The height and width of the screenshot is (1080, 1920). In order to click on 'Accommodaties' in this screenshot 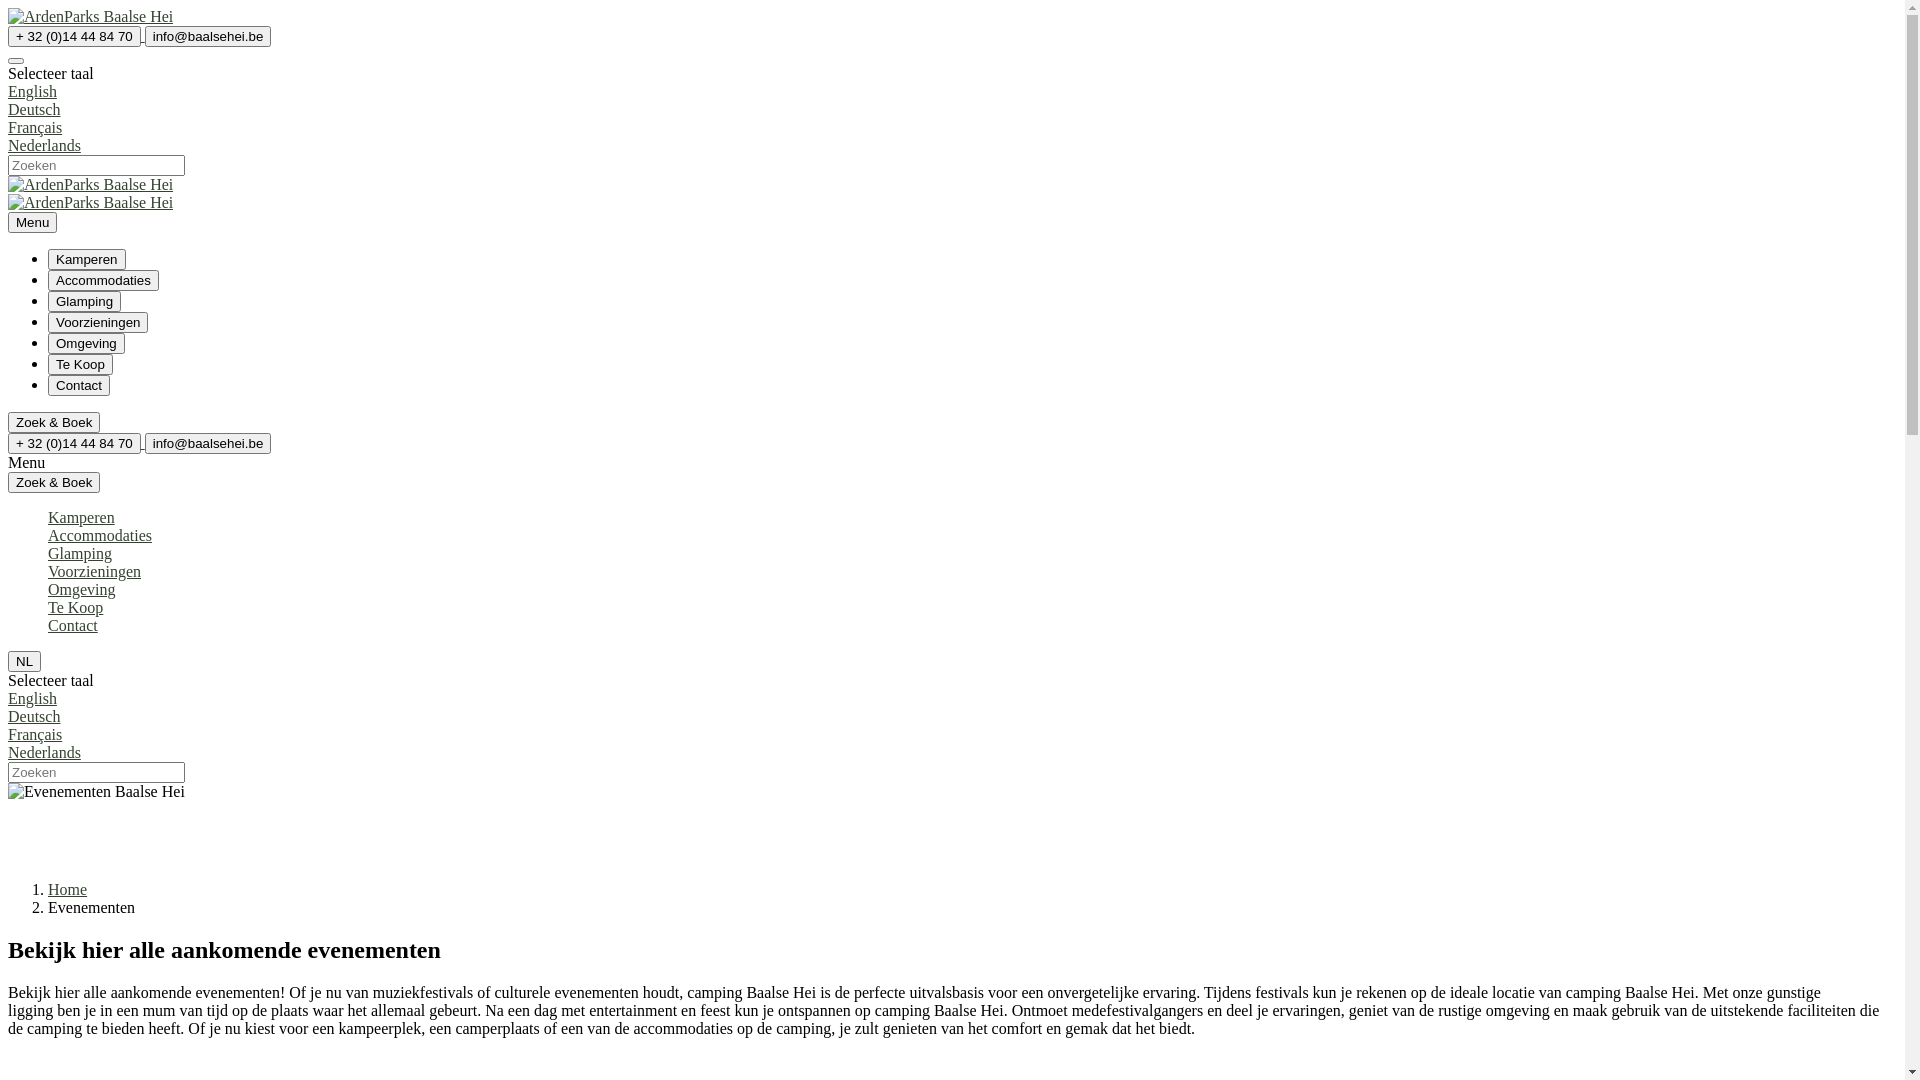, I will do `click(102, 280)`.